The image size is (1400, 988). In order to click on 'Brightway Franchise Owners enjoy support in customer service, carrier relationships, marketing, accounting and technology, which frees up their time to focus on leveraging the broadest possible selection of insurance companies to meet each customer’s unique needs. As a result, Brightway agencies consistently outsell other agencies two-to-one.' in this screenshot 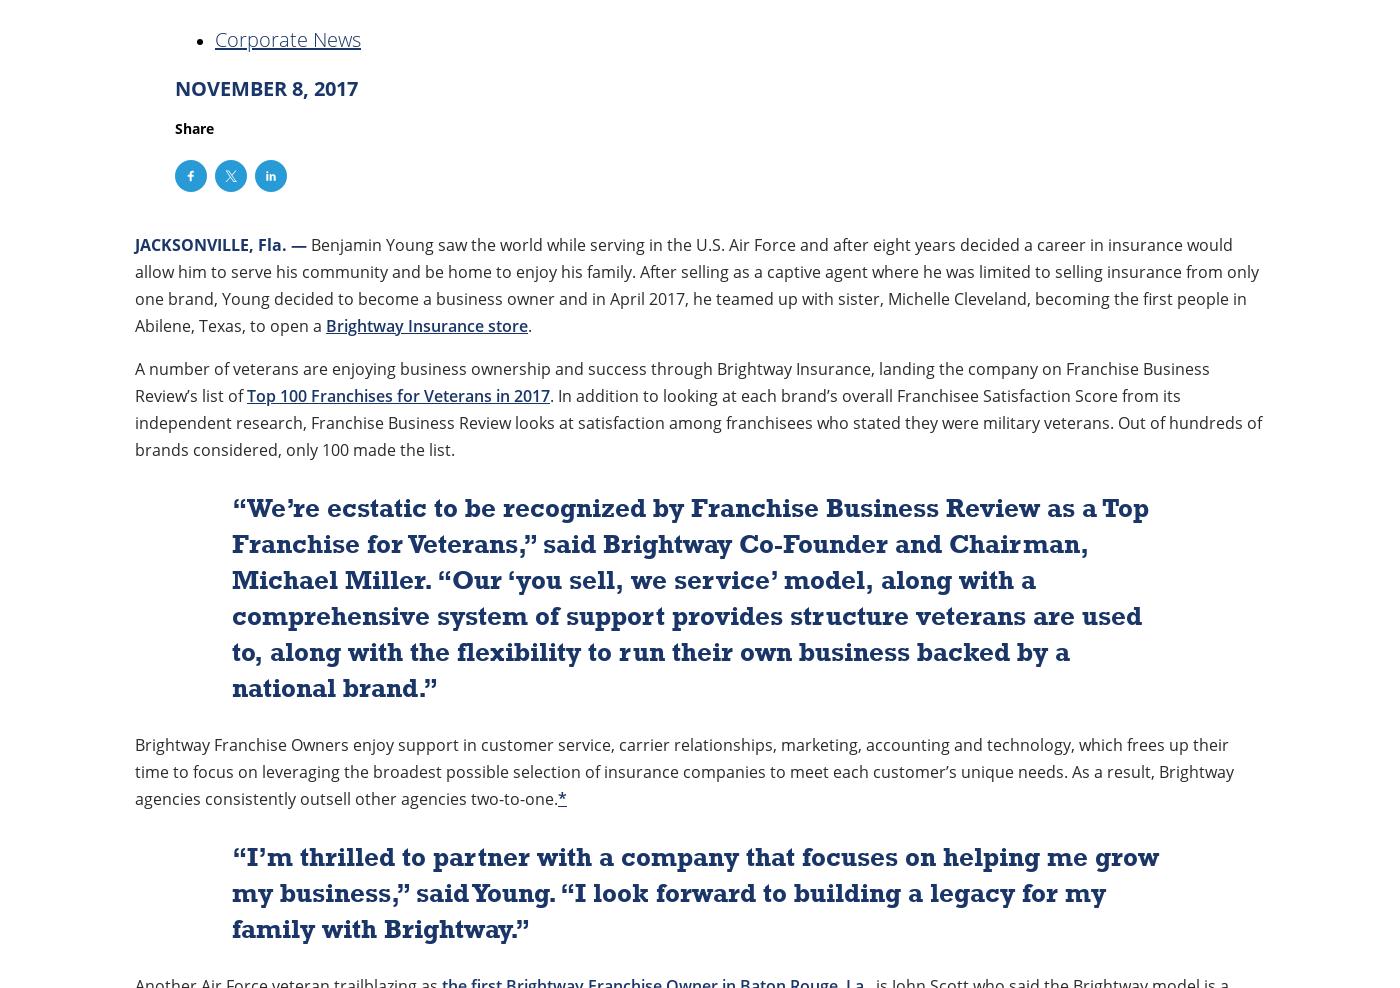, I will do `click(684, 770)`.